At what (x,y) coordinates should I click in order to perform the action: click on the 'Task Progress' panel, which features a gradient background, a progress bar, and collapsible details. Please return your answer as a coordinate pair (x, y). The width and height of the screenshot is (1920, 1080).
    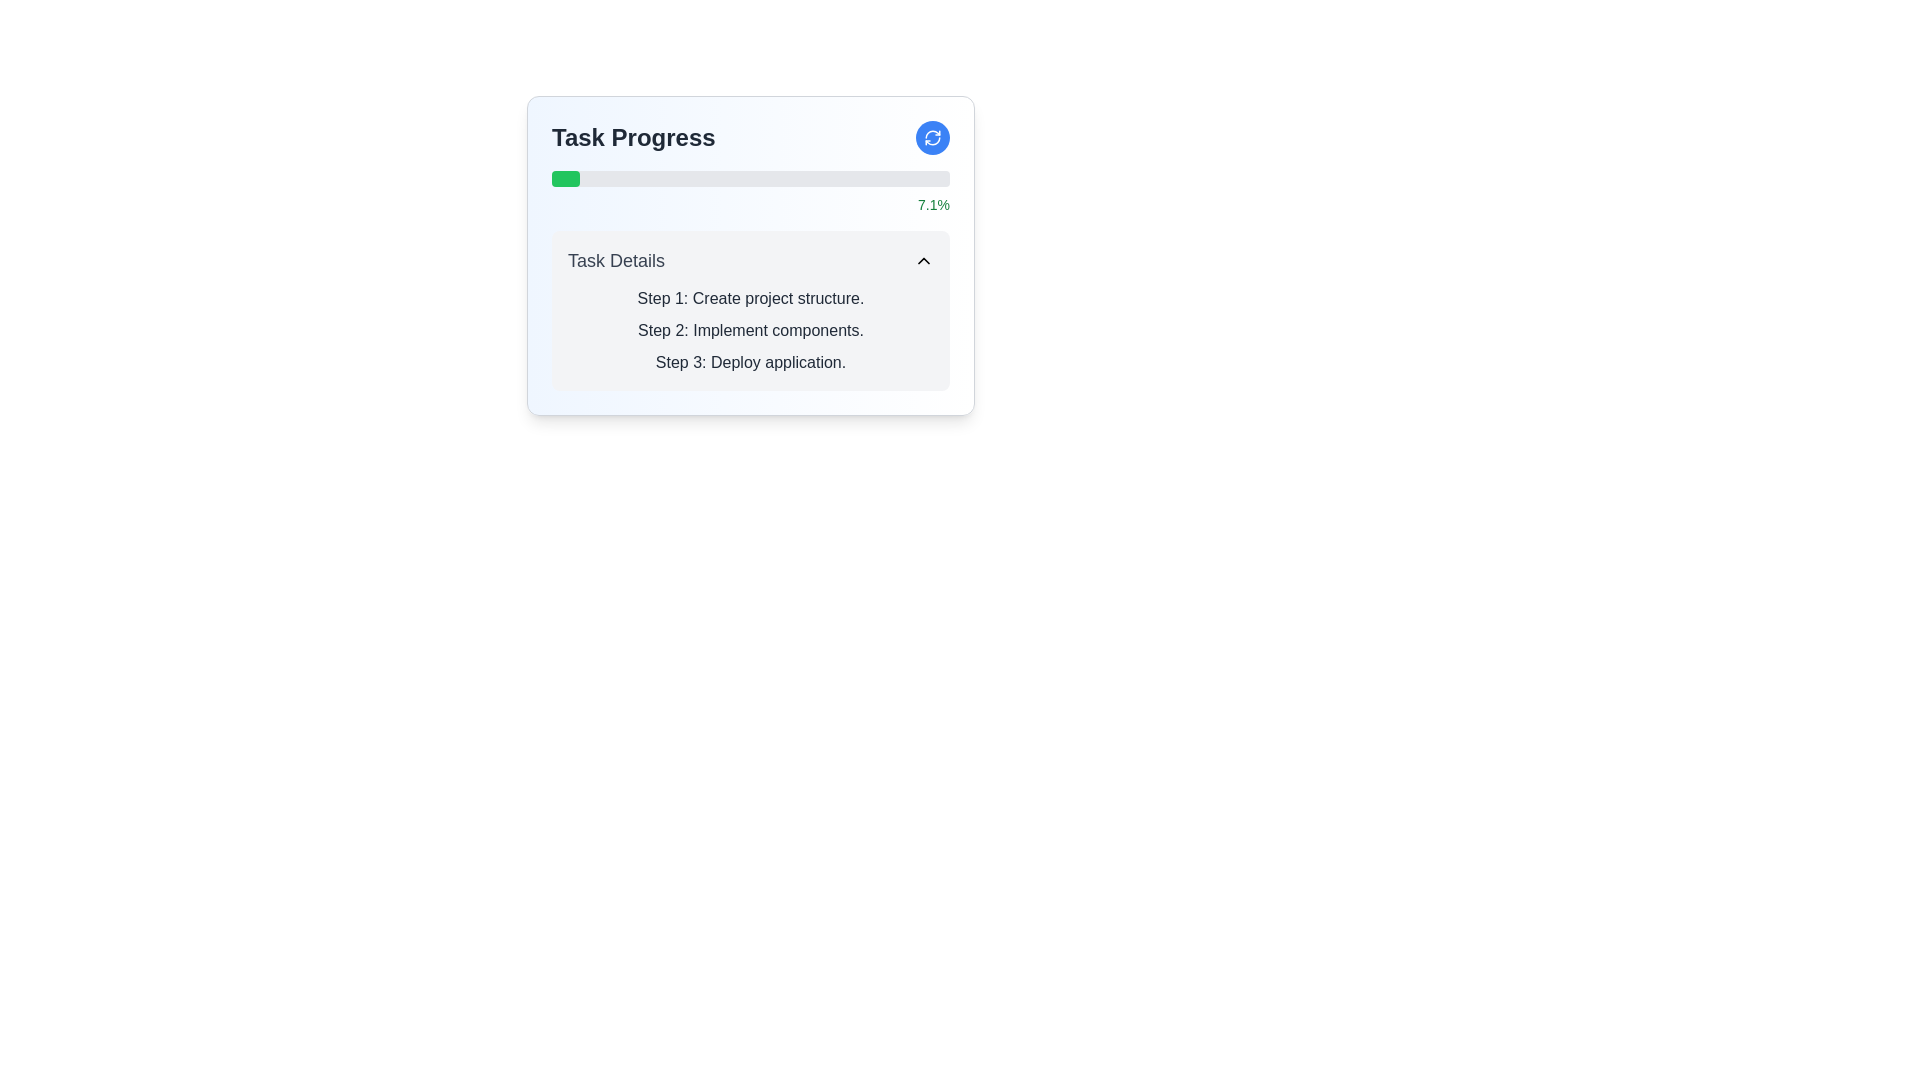
    Looking at the image, I should click on (749, 254).